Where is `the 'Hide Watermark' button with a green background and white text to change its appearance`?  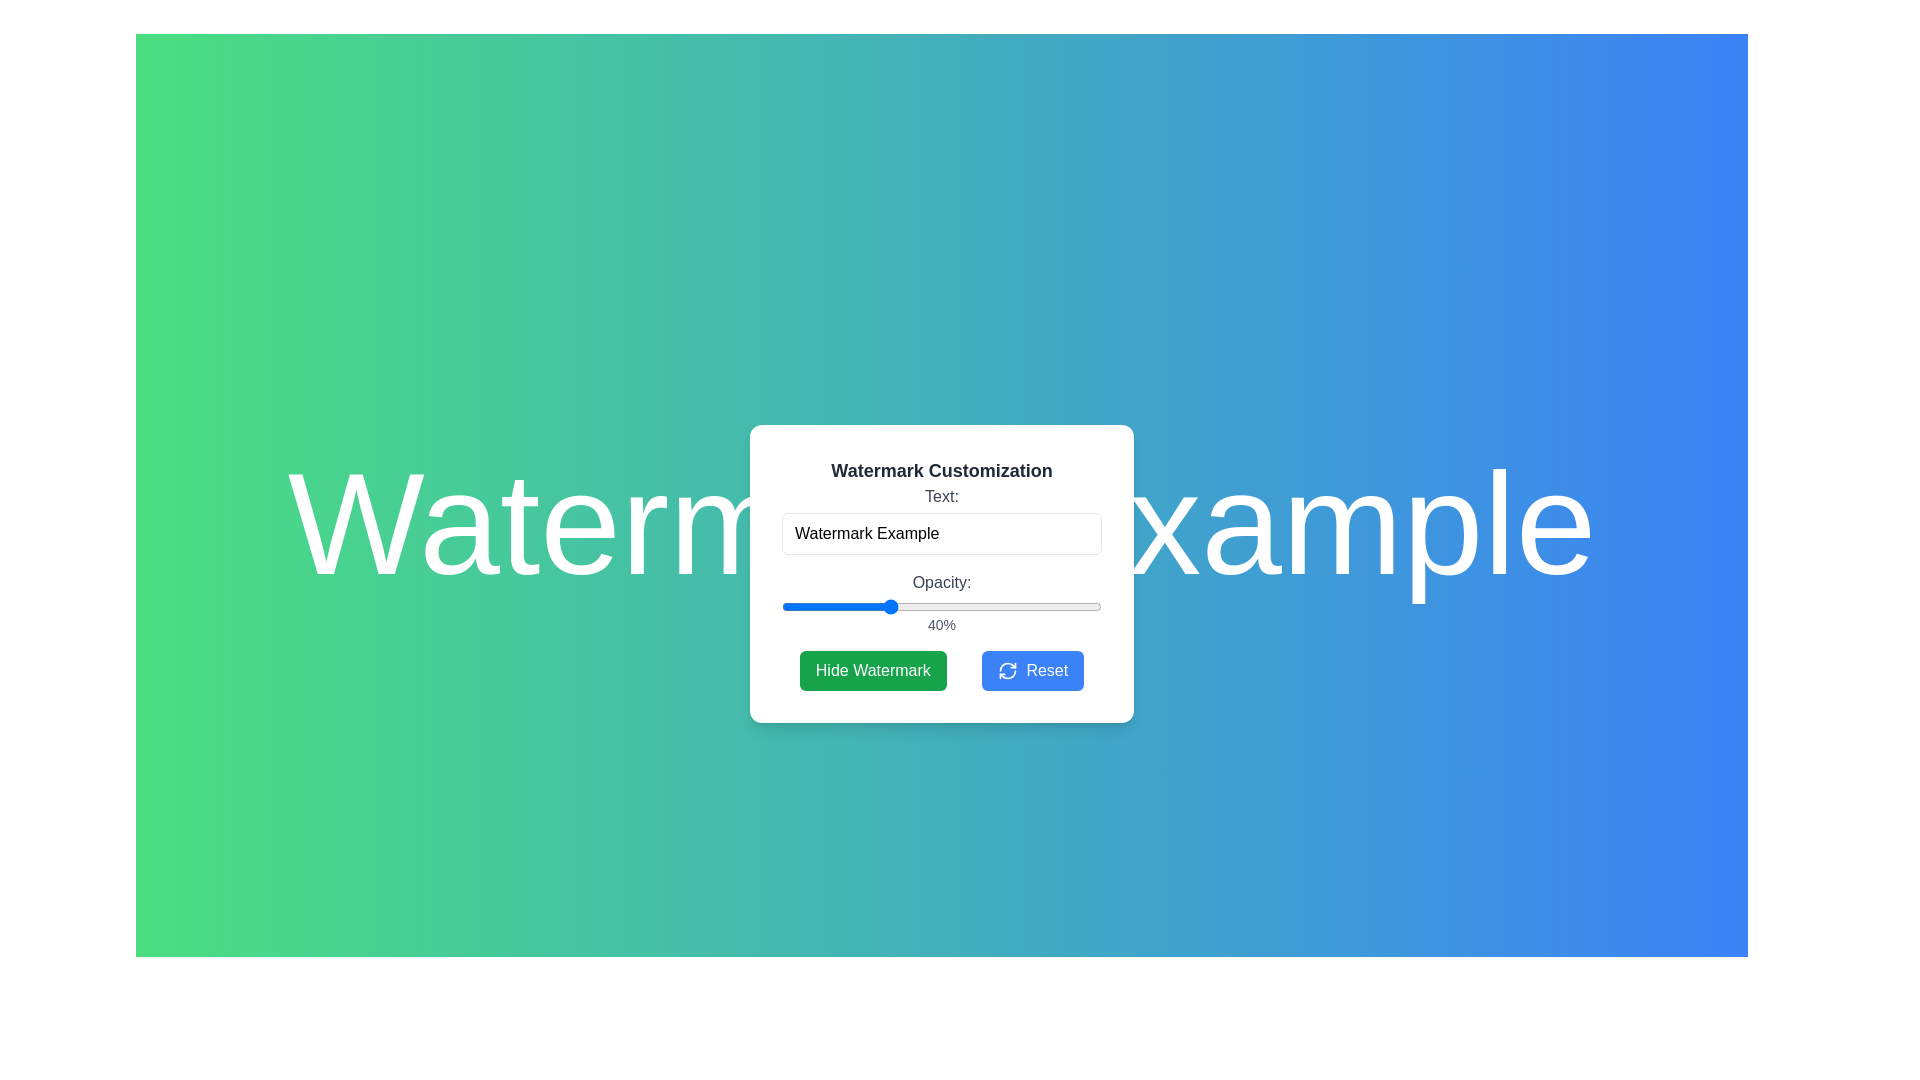 the 'Hide Watermark' button with a green background and white text to change its appearance is located at coordinates (873, 671).